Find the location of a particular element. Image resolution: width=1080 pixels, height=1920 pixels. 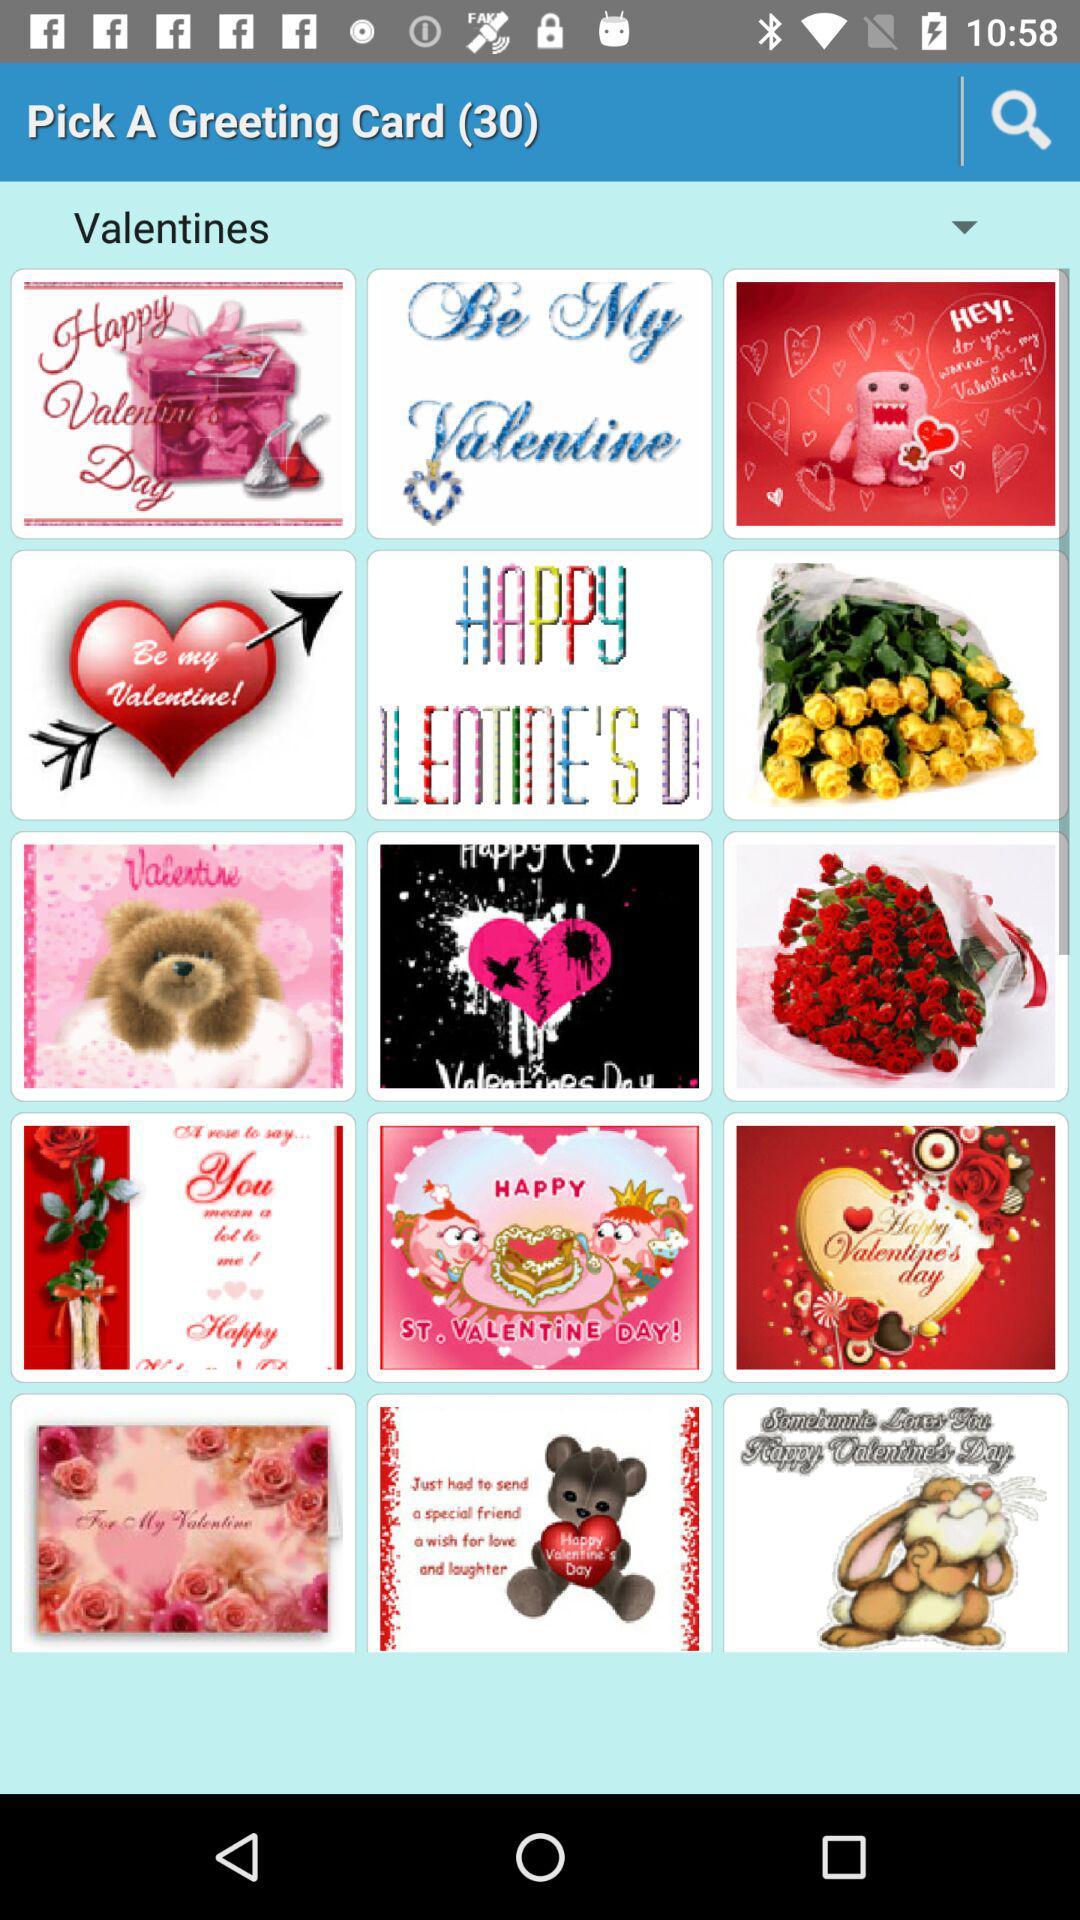

the 5th image from the top is located at coordinates (538, 685).